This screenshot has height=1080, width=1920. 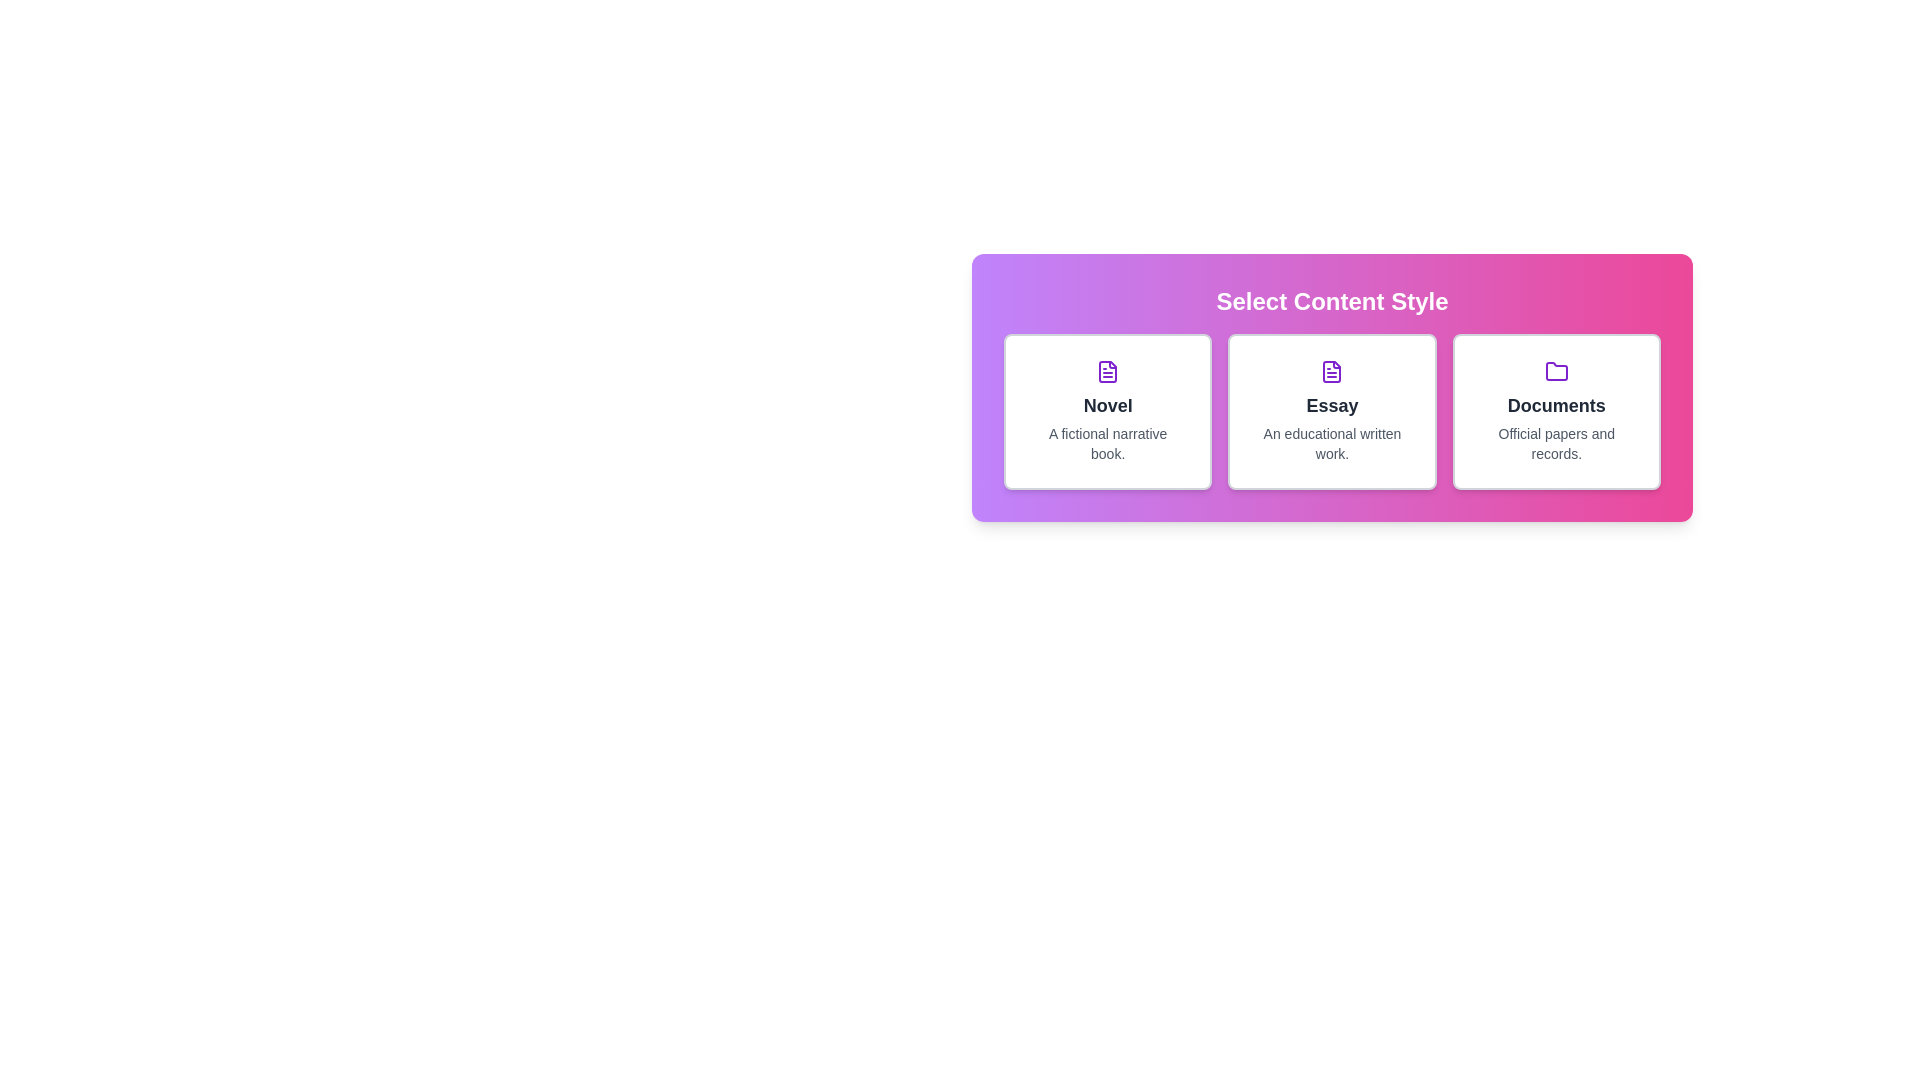 I want to click on the 'Documents' icon, which is the central feature of the 'Documents' card in the 'Select Content Style' interface, positioned at the top of its corresponding text, so click(x=1555, y=371).